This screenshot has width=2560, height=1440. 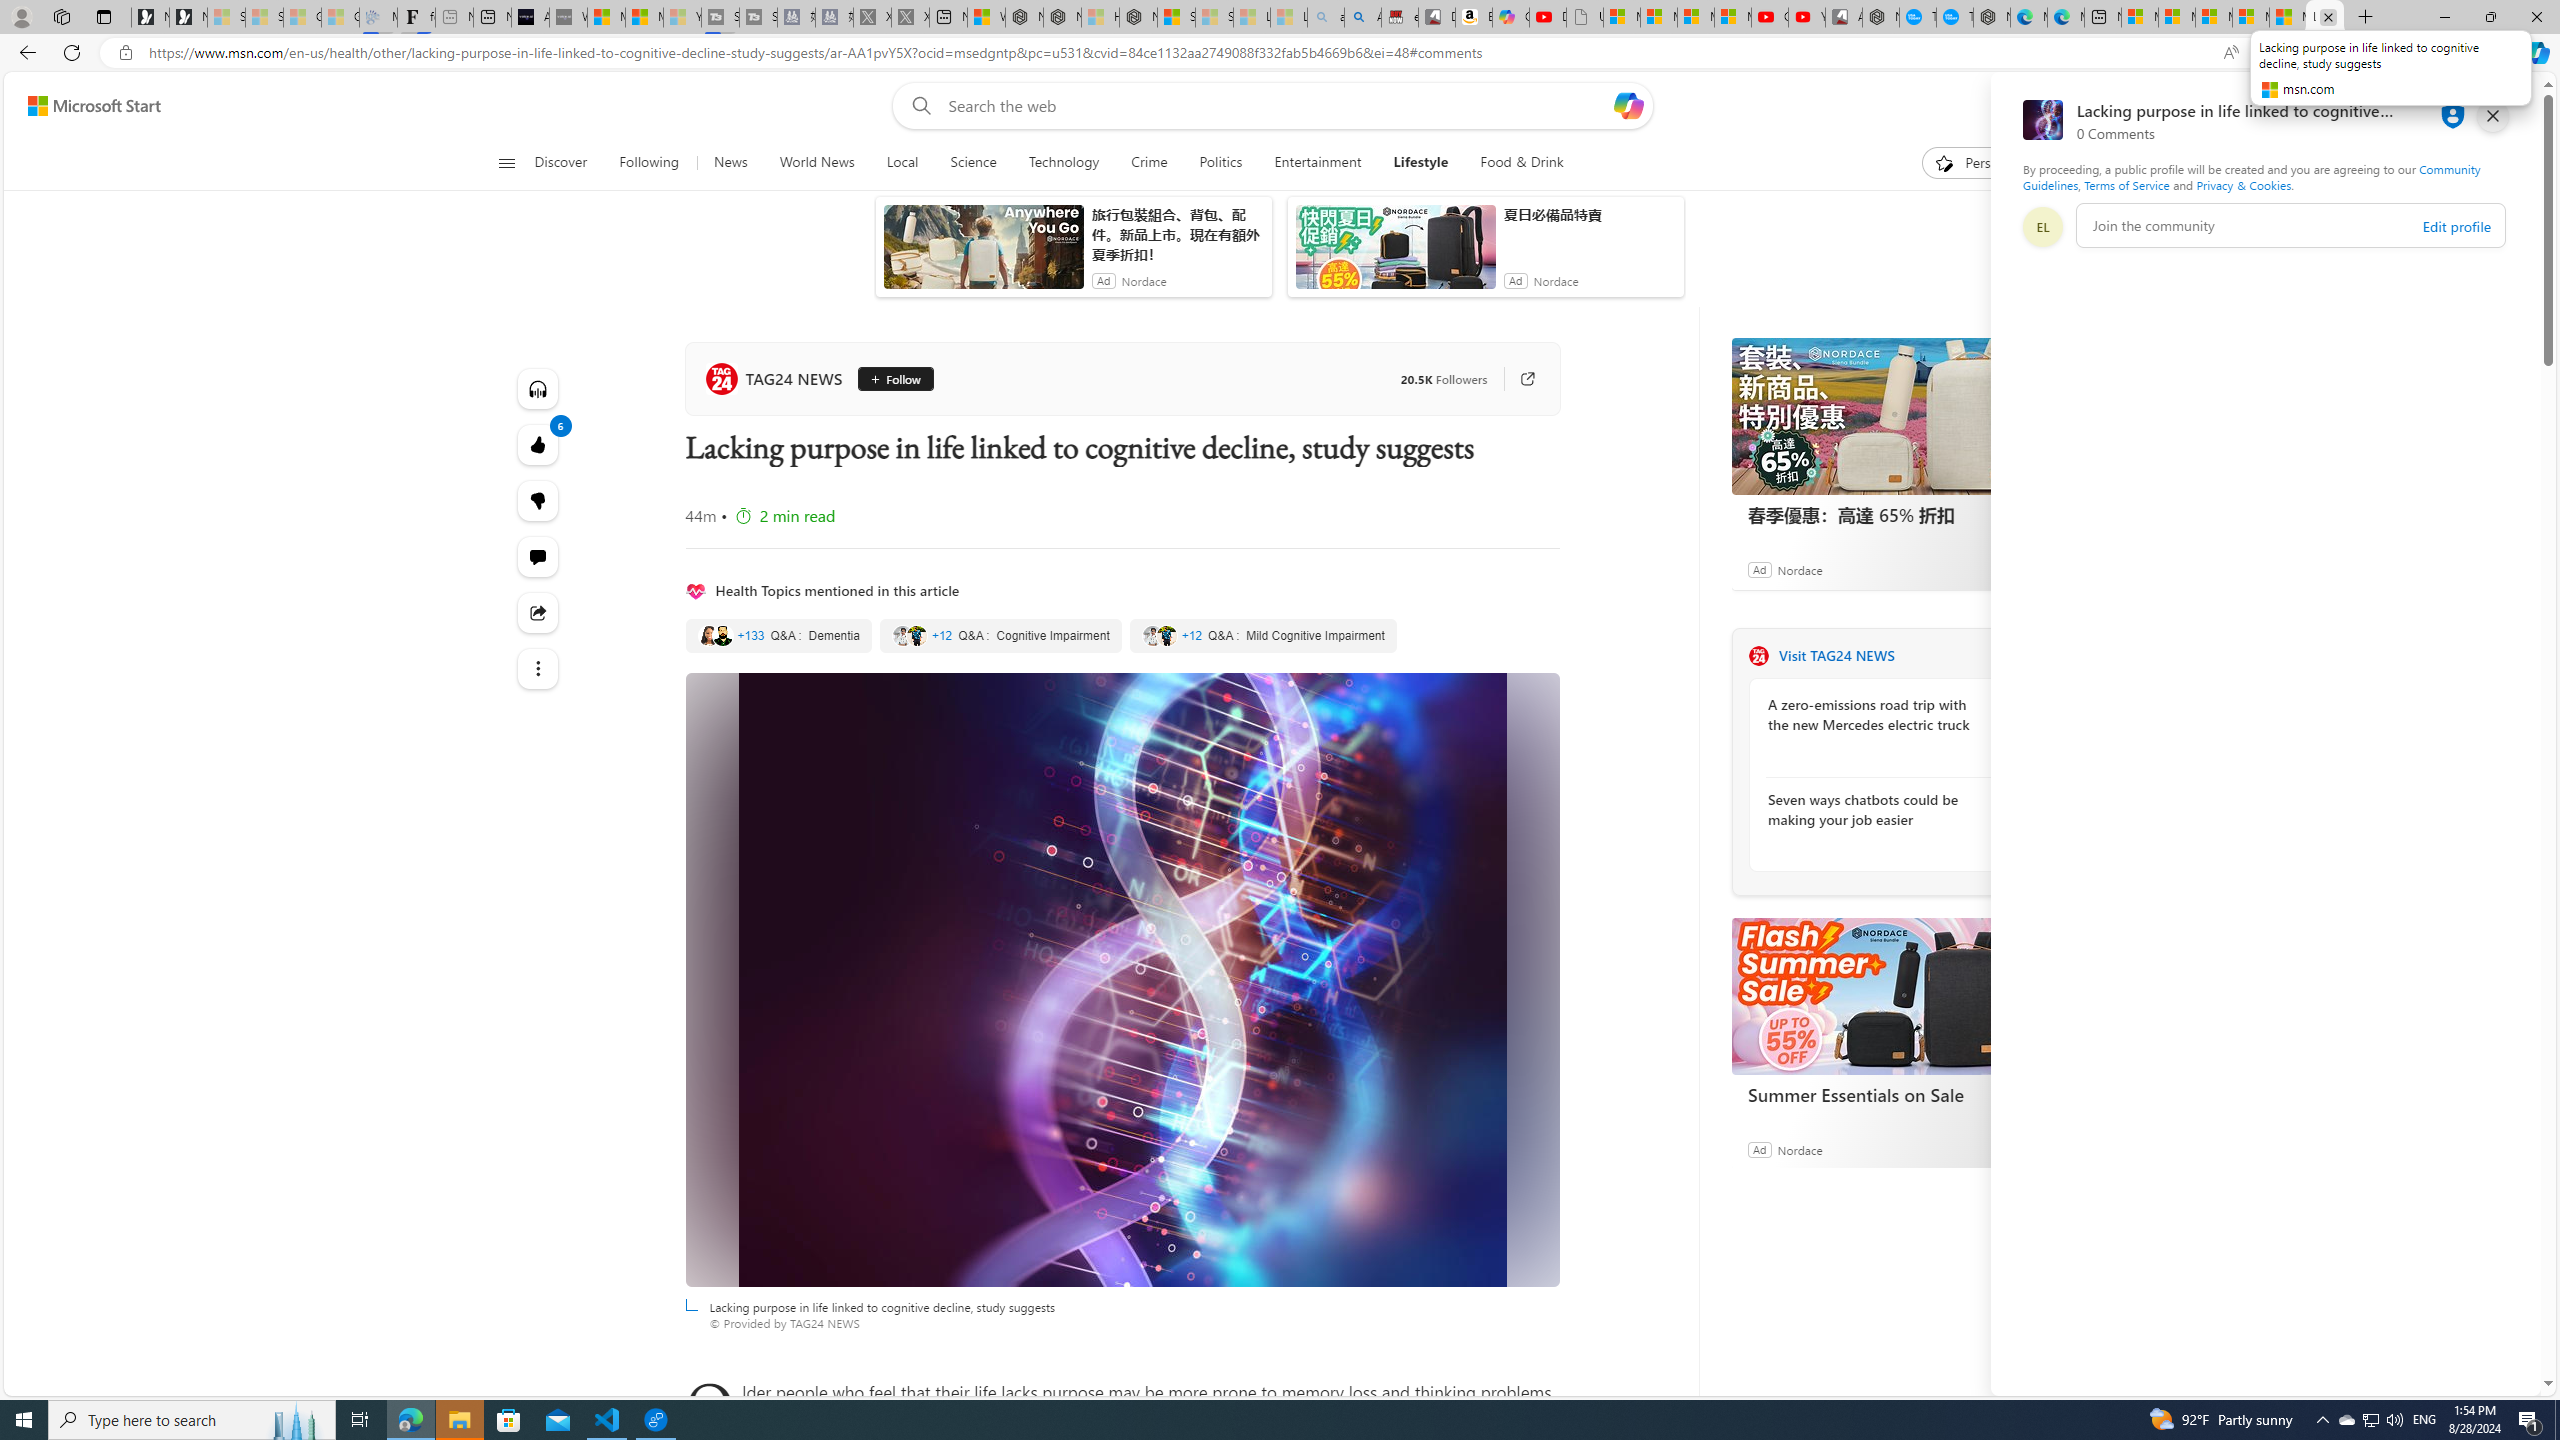 I want to click on 'Mild cognitive impairment', so click(x=1263, y=635).